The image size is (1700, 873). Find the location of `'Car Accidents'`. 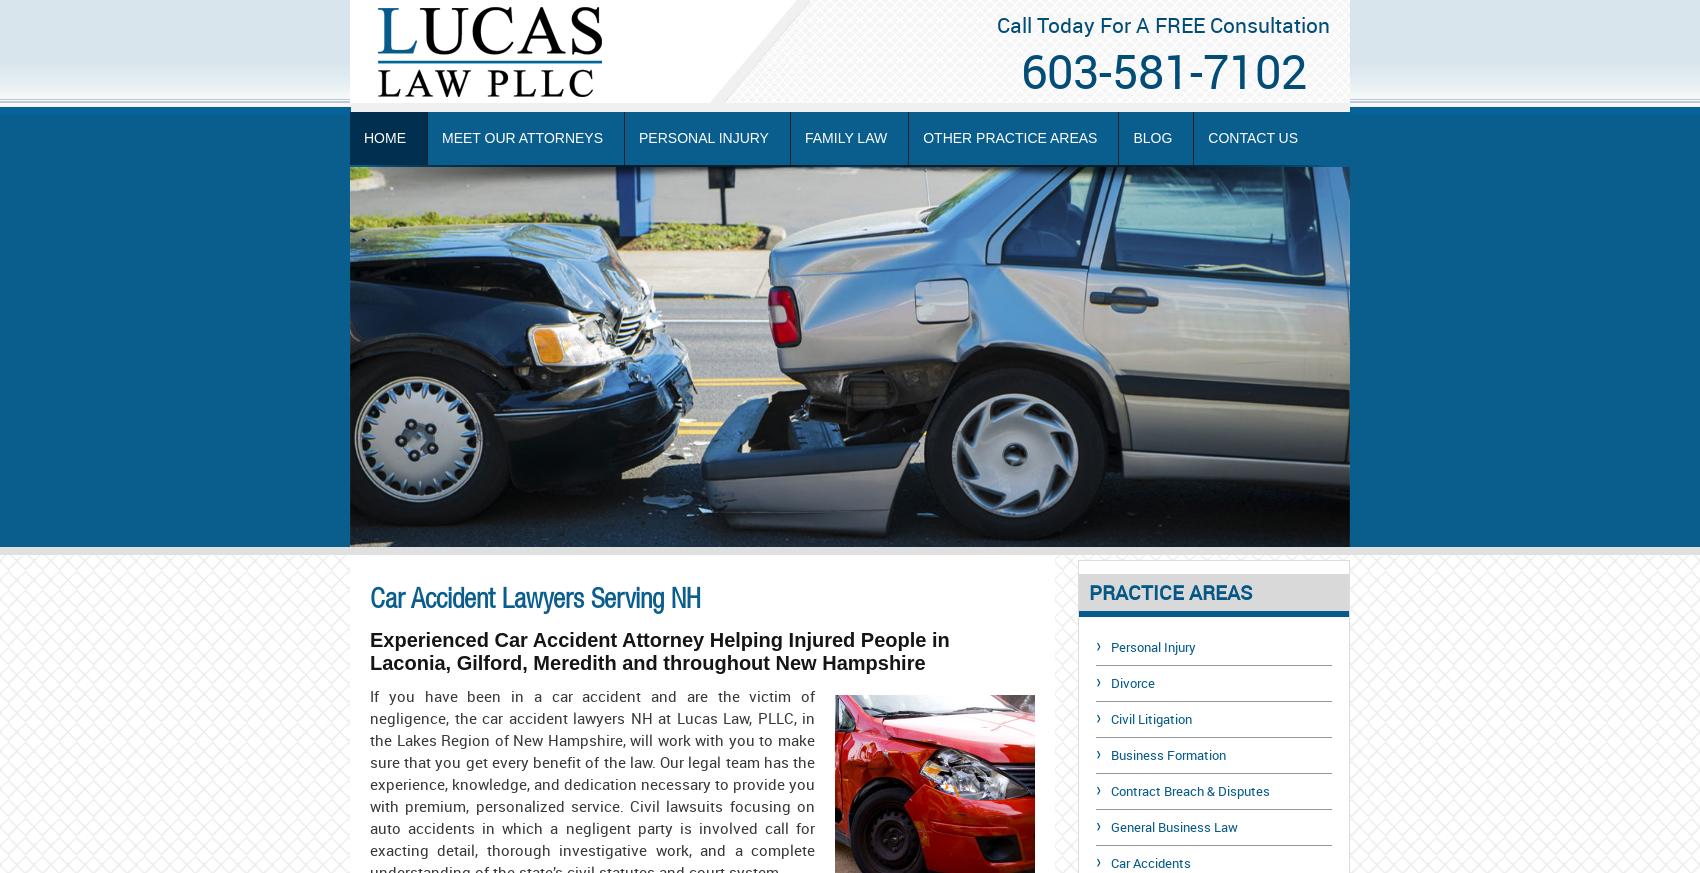

'Car Accidents' is located at coordinates (1151, 862).